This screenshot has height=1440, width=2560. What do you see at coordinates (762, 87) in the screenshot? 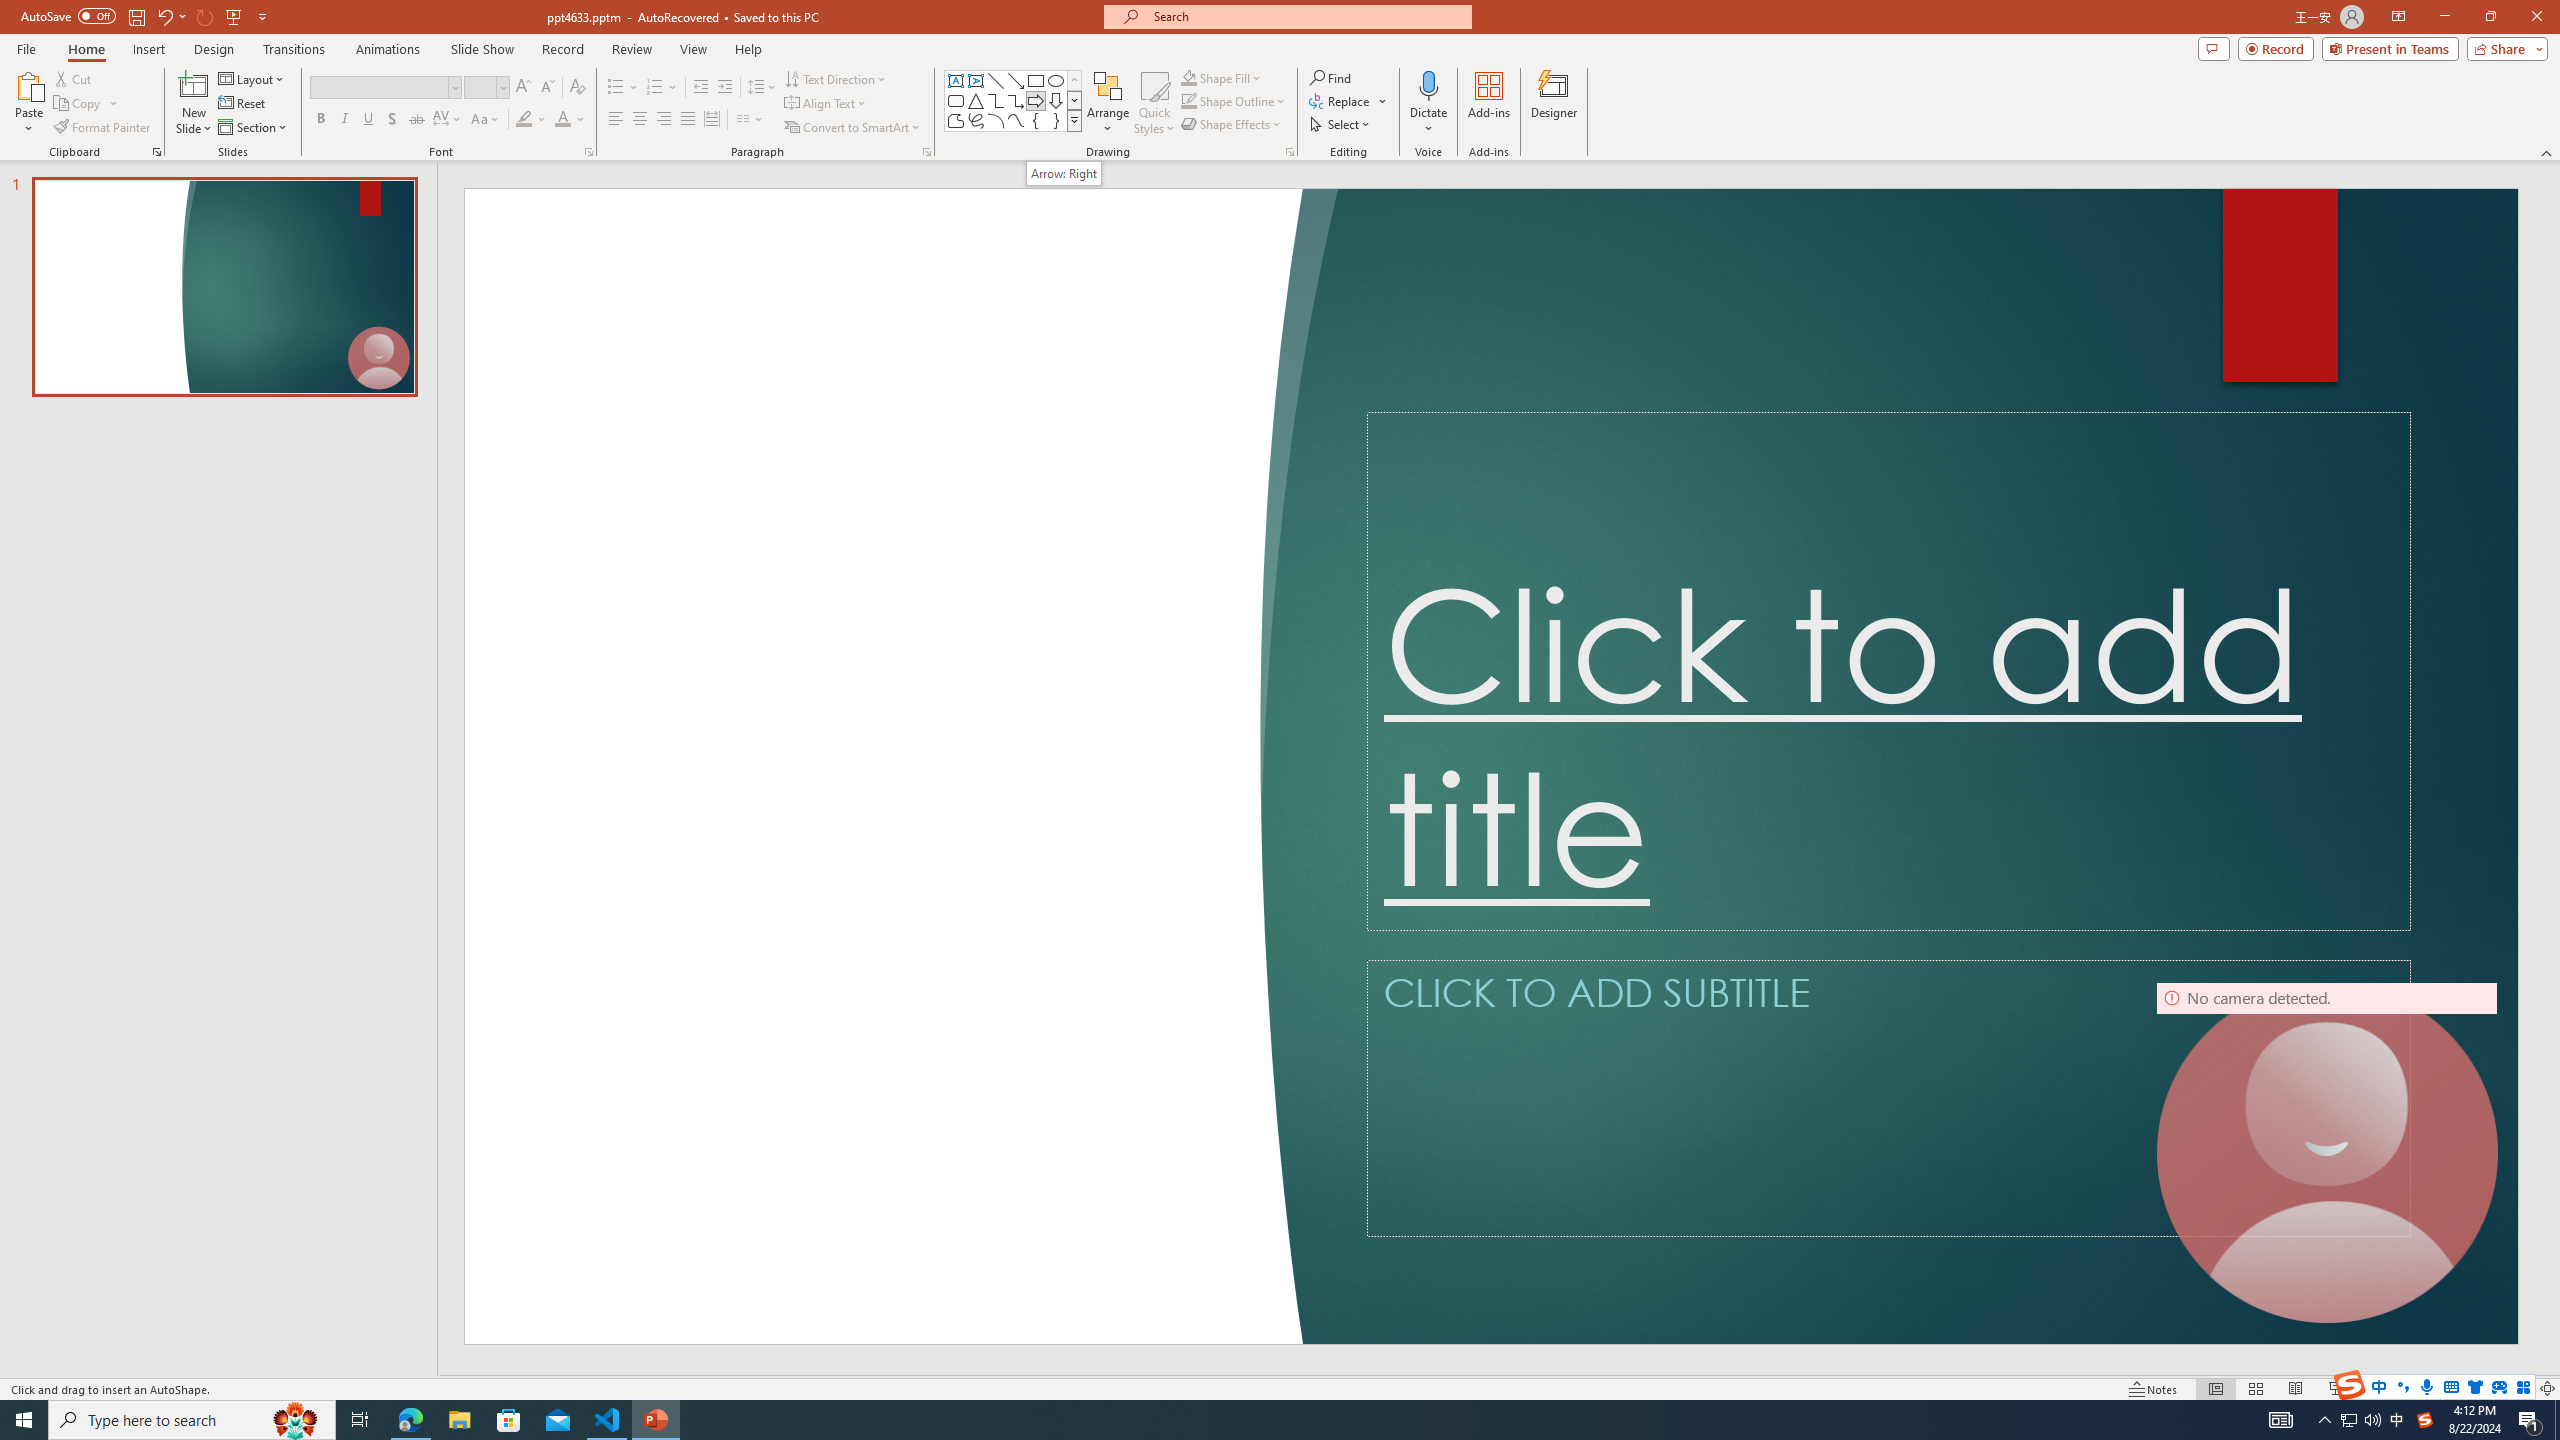
I see `'Line Spacing'` at bounding box center [762, 87].